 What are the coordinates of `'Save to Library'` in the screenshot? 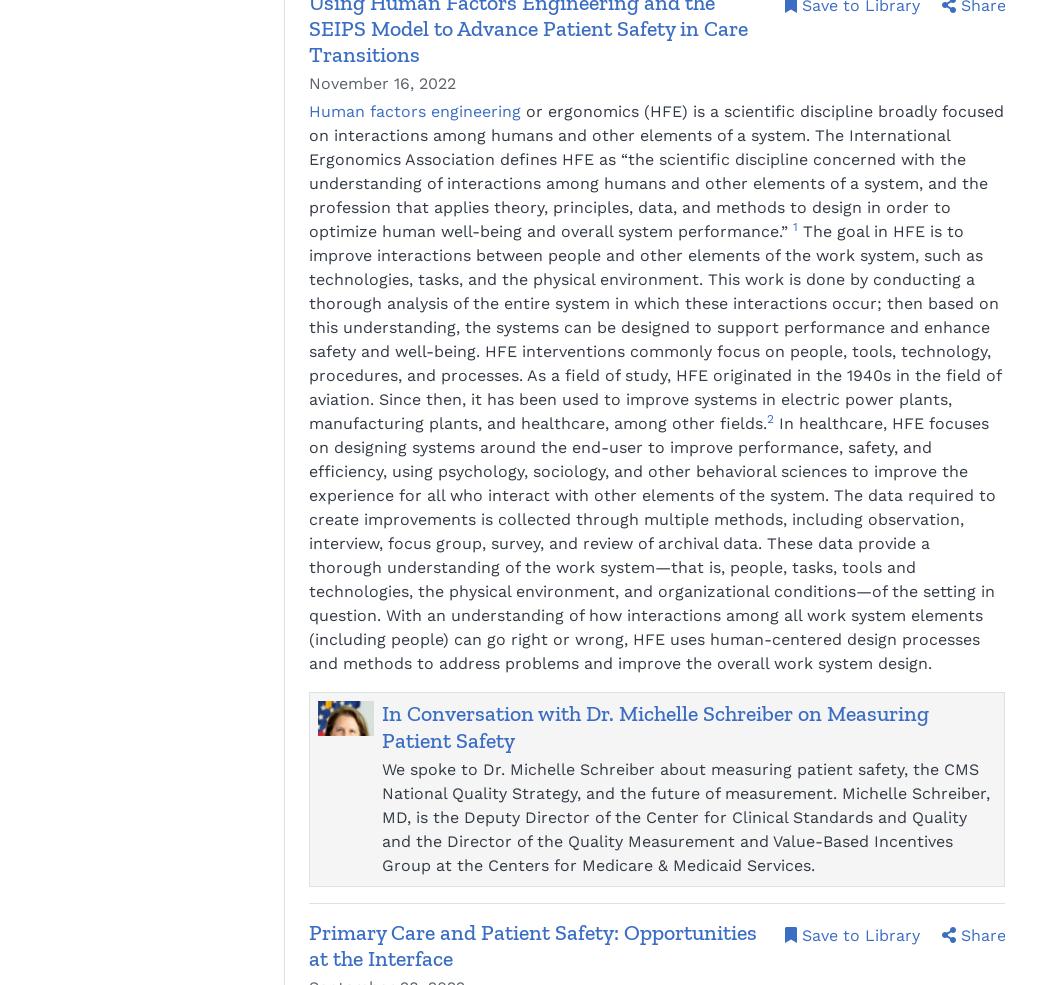 It's located at (860, 934).